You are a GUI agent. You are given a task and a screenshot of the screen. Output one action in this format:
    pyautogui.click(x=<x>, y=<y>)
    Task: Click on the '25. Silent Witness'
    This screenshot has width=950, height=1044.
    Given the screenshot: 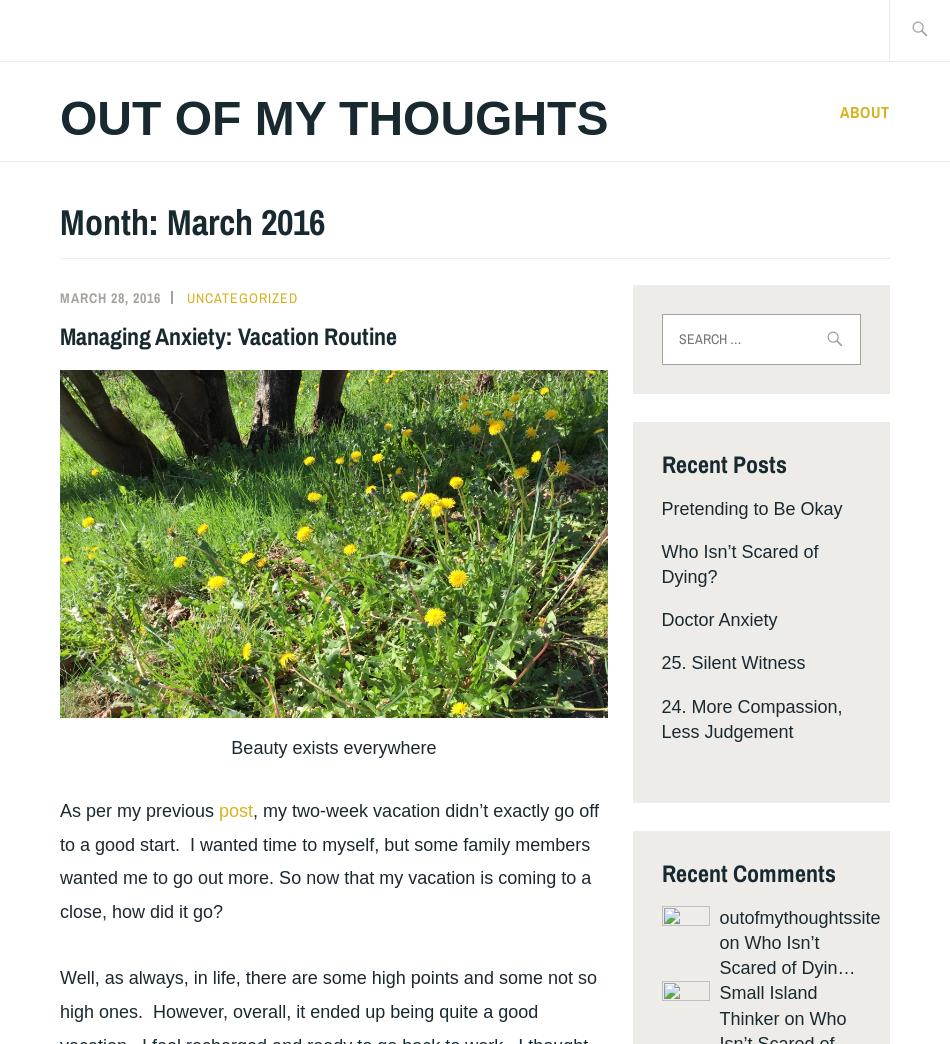 What is the action you would take?
    pyautogui.click(x=732, y=662)
    